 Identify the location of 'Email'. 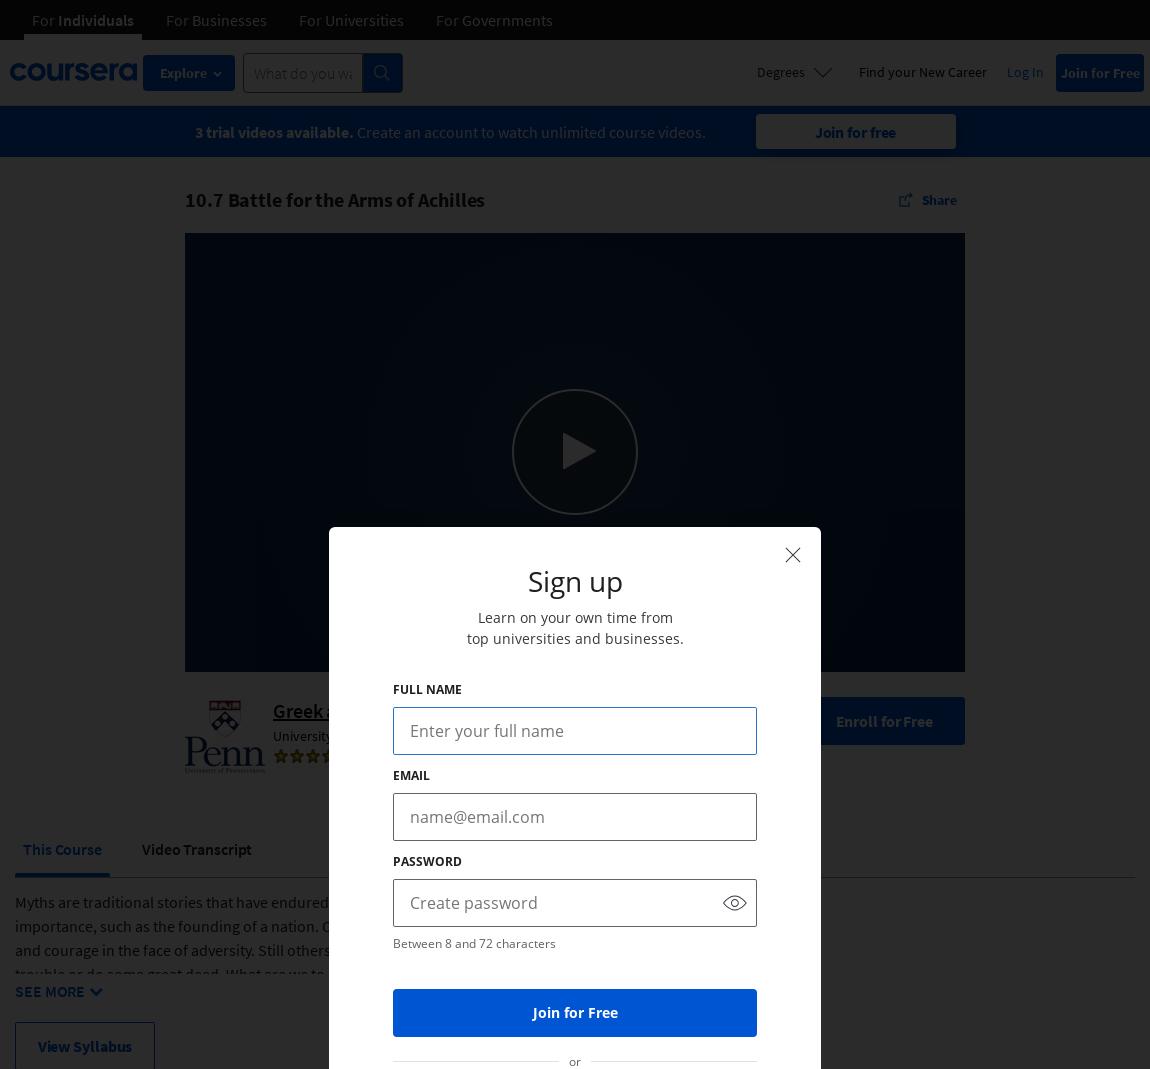
(392, 775).